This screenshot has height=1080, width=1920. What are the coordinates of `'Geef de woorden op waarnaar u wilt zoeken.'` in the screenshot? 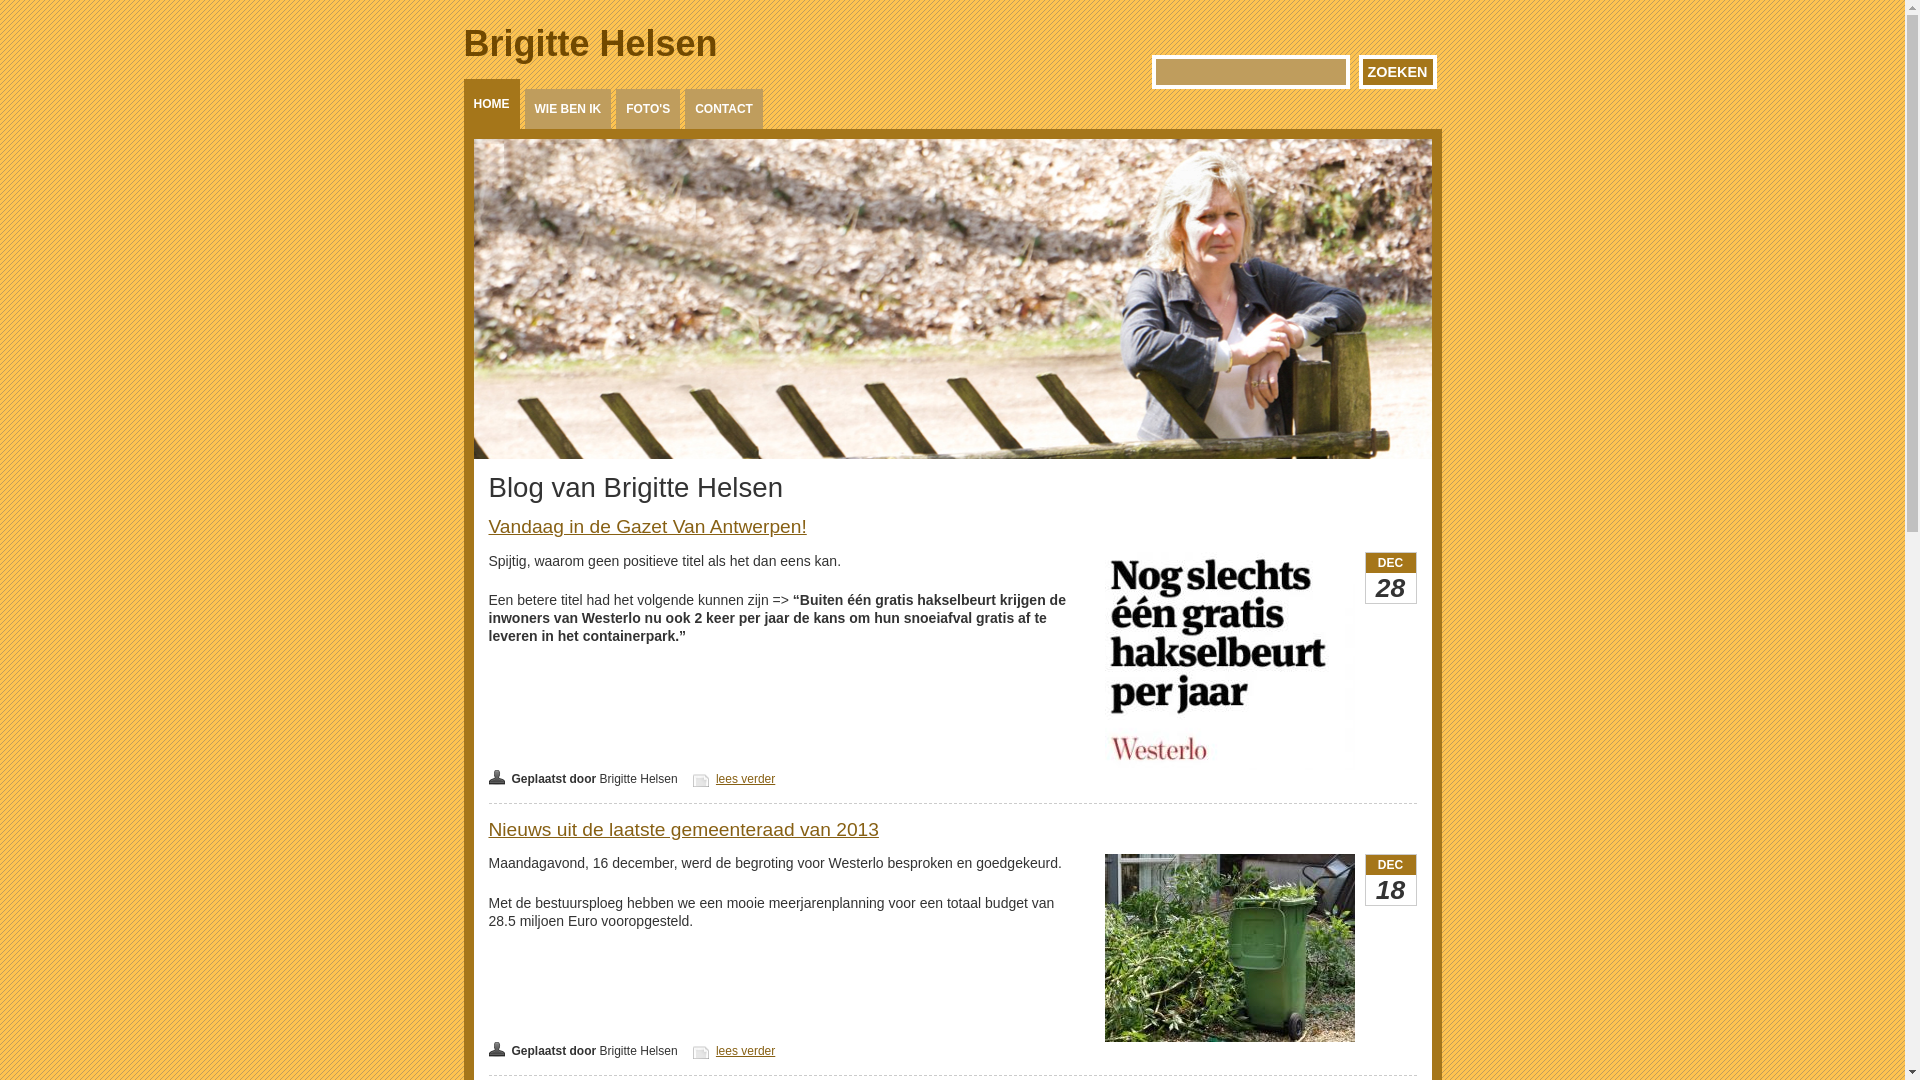 It's located at (1250, 71).